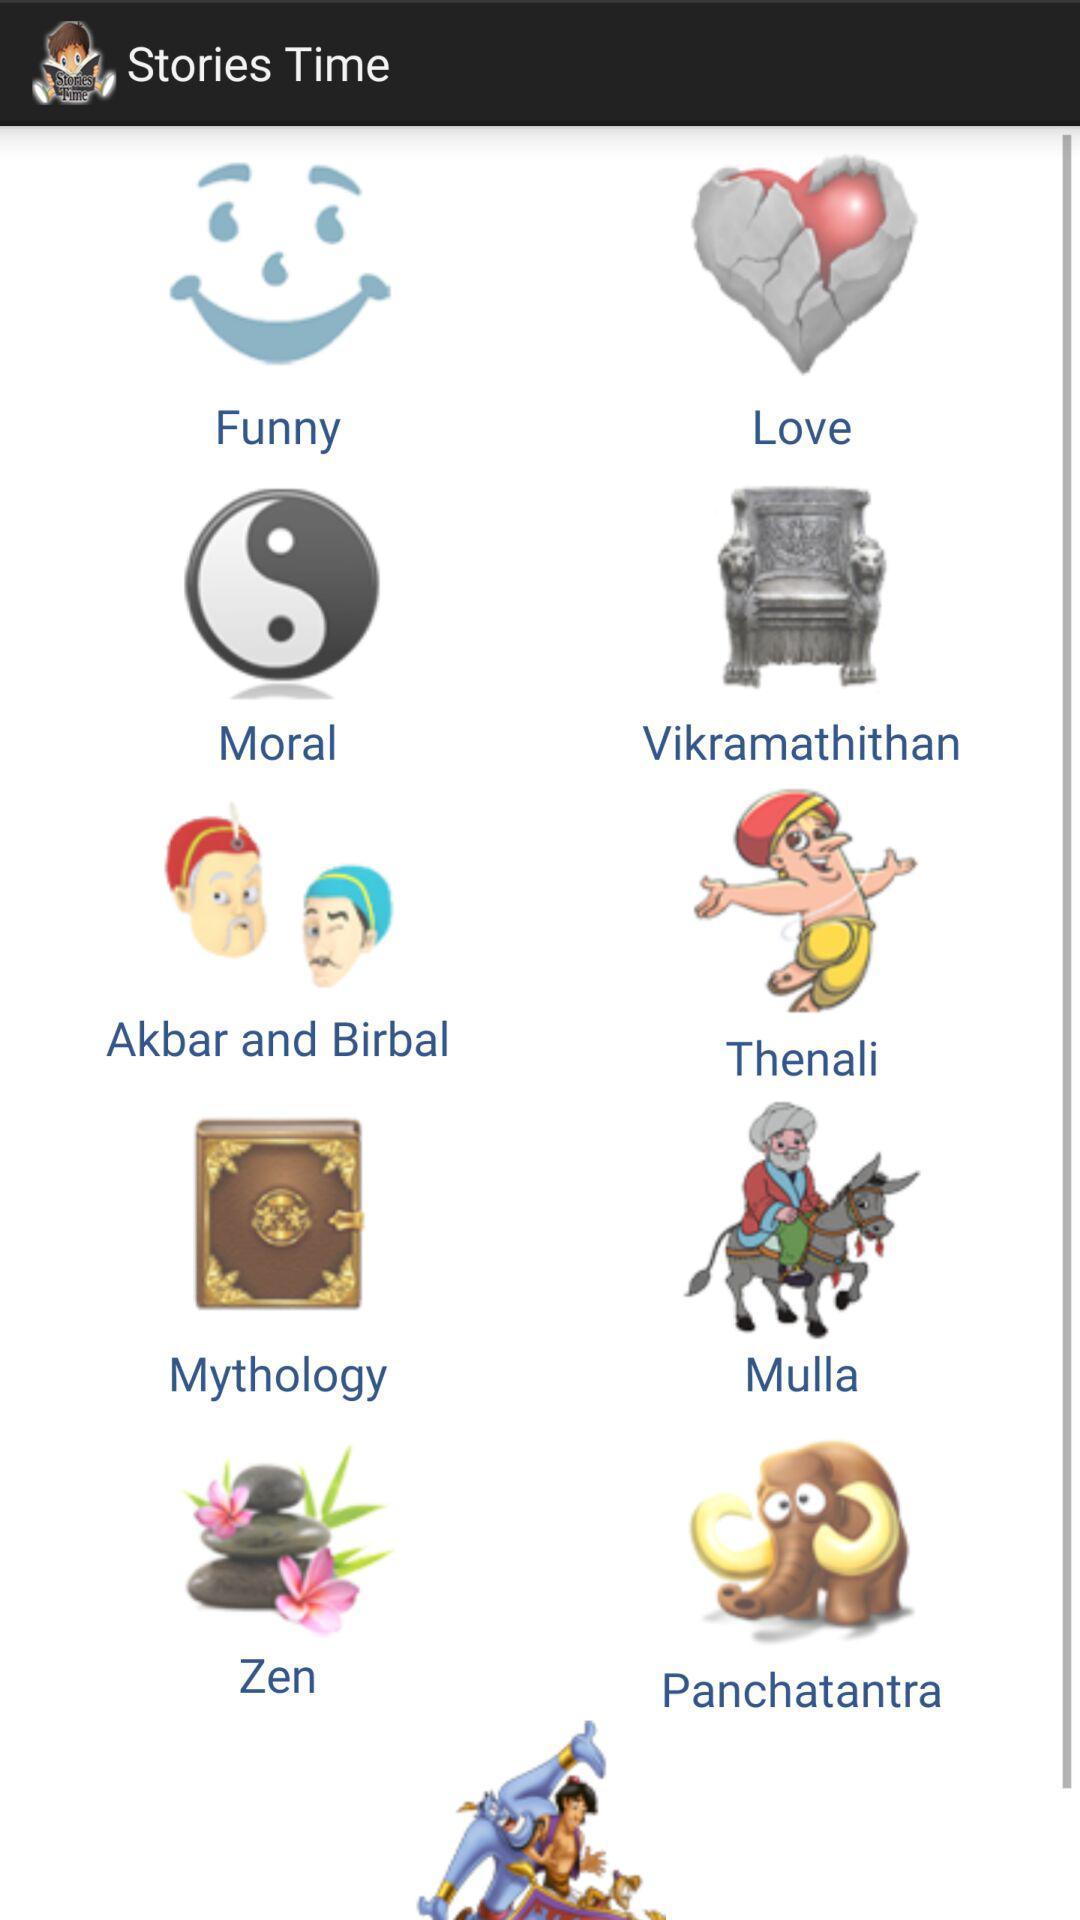 This screenshot has width=1080, height=1920. Describe the element at coordinates (277, 298) in the screenshot. I see `the funny icon` at that location.